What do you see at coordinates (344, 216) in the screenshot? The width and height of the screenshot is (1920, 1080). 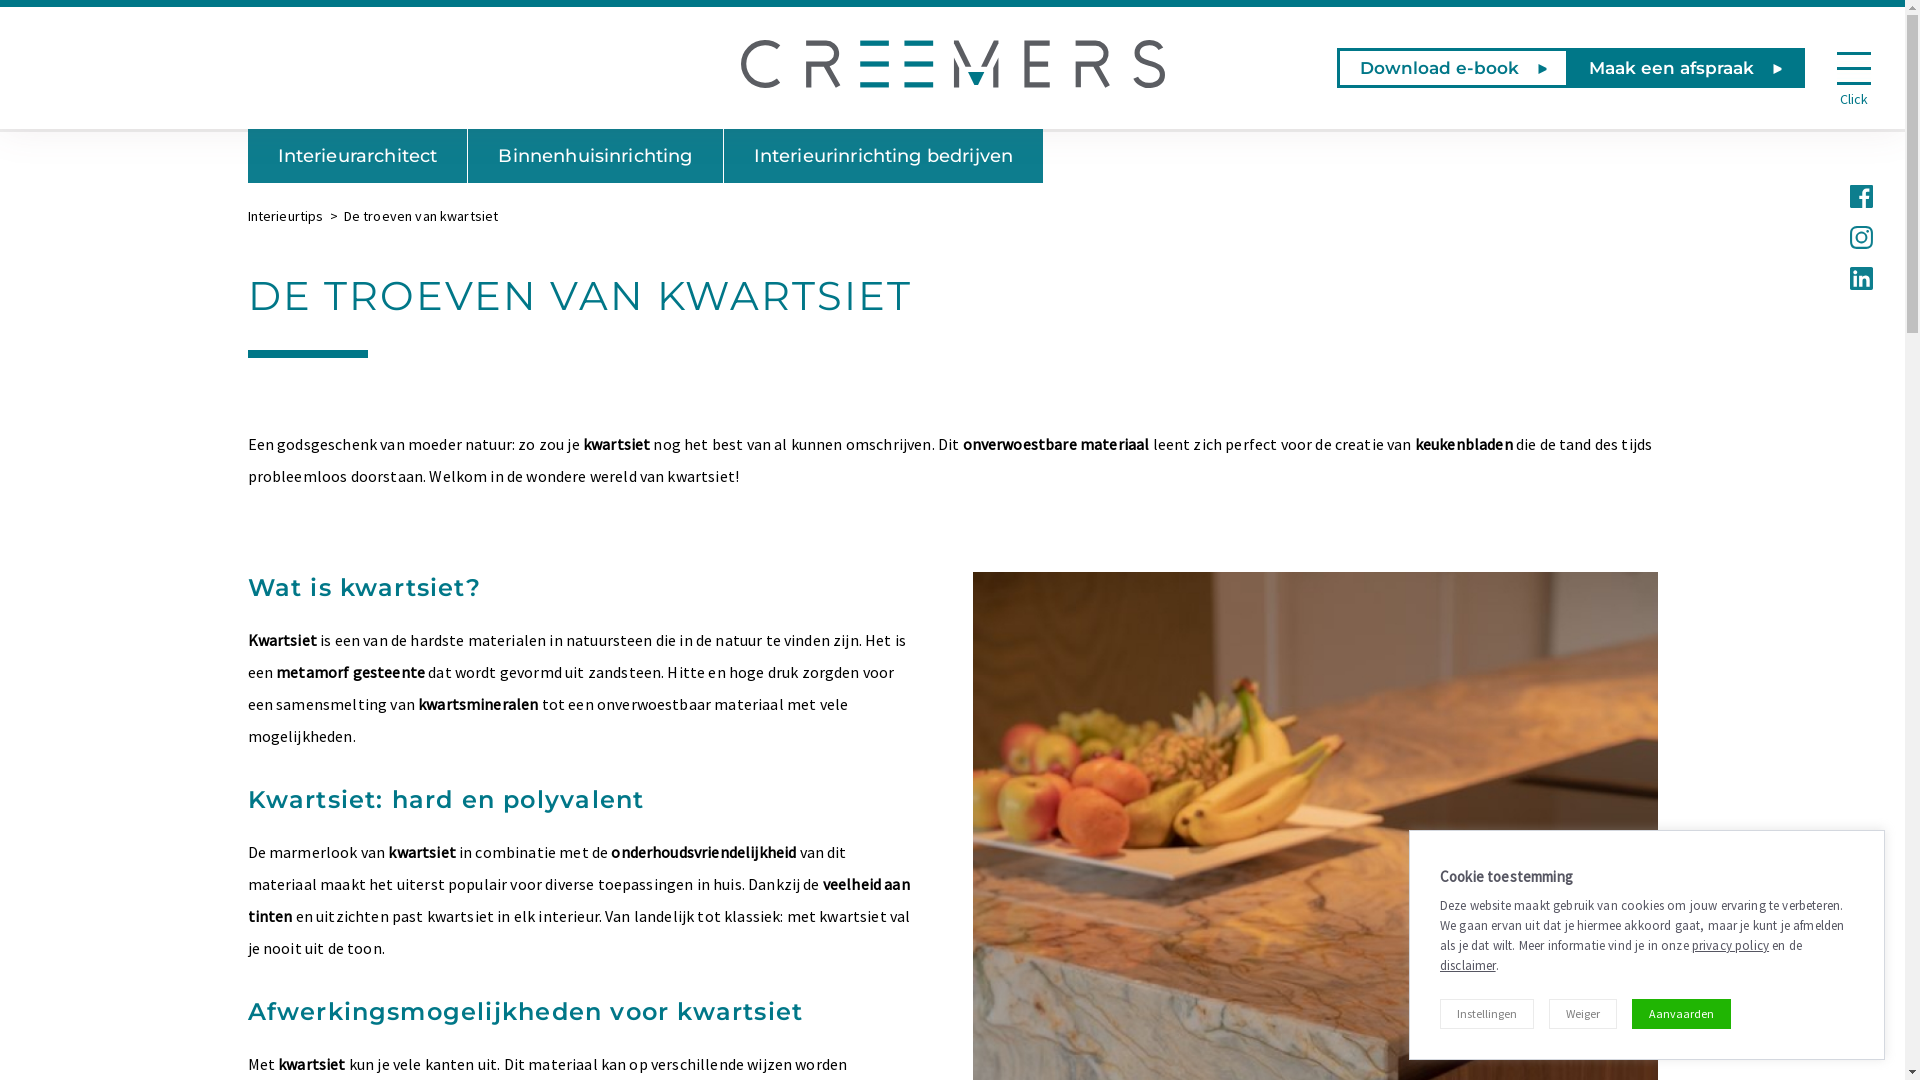 I see `'De troeven van kwartsiet'` at bounding box center [344, 216].